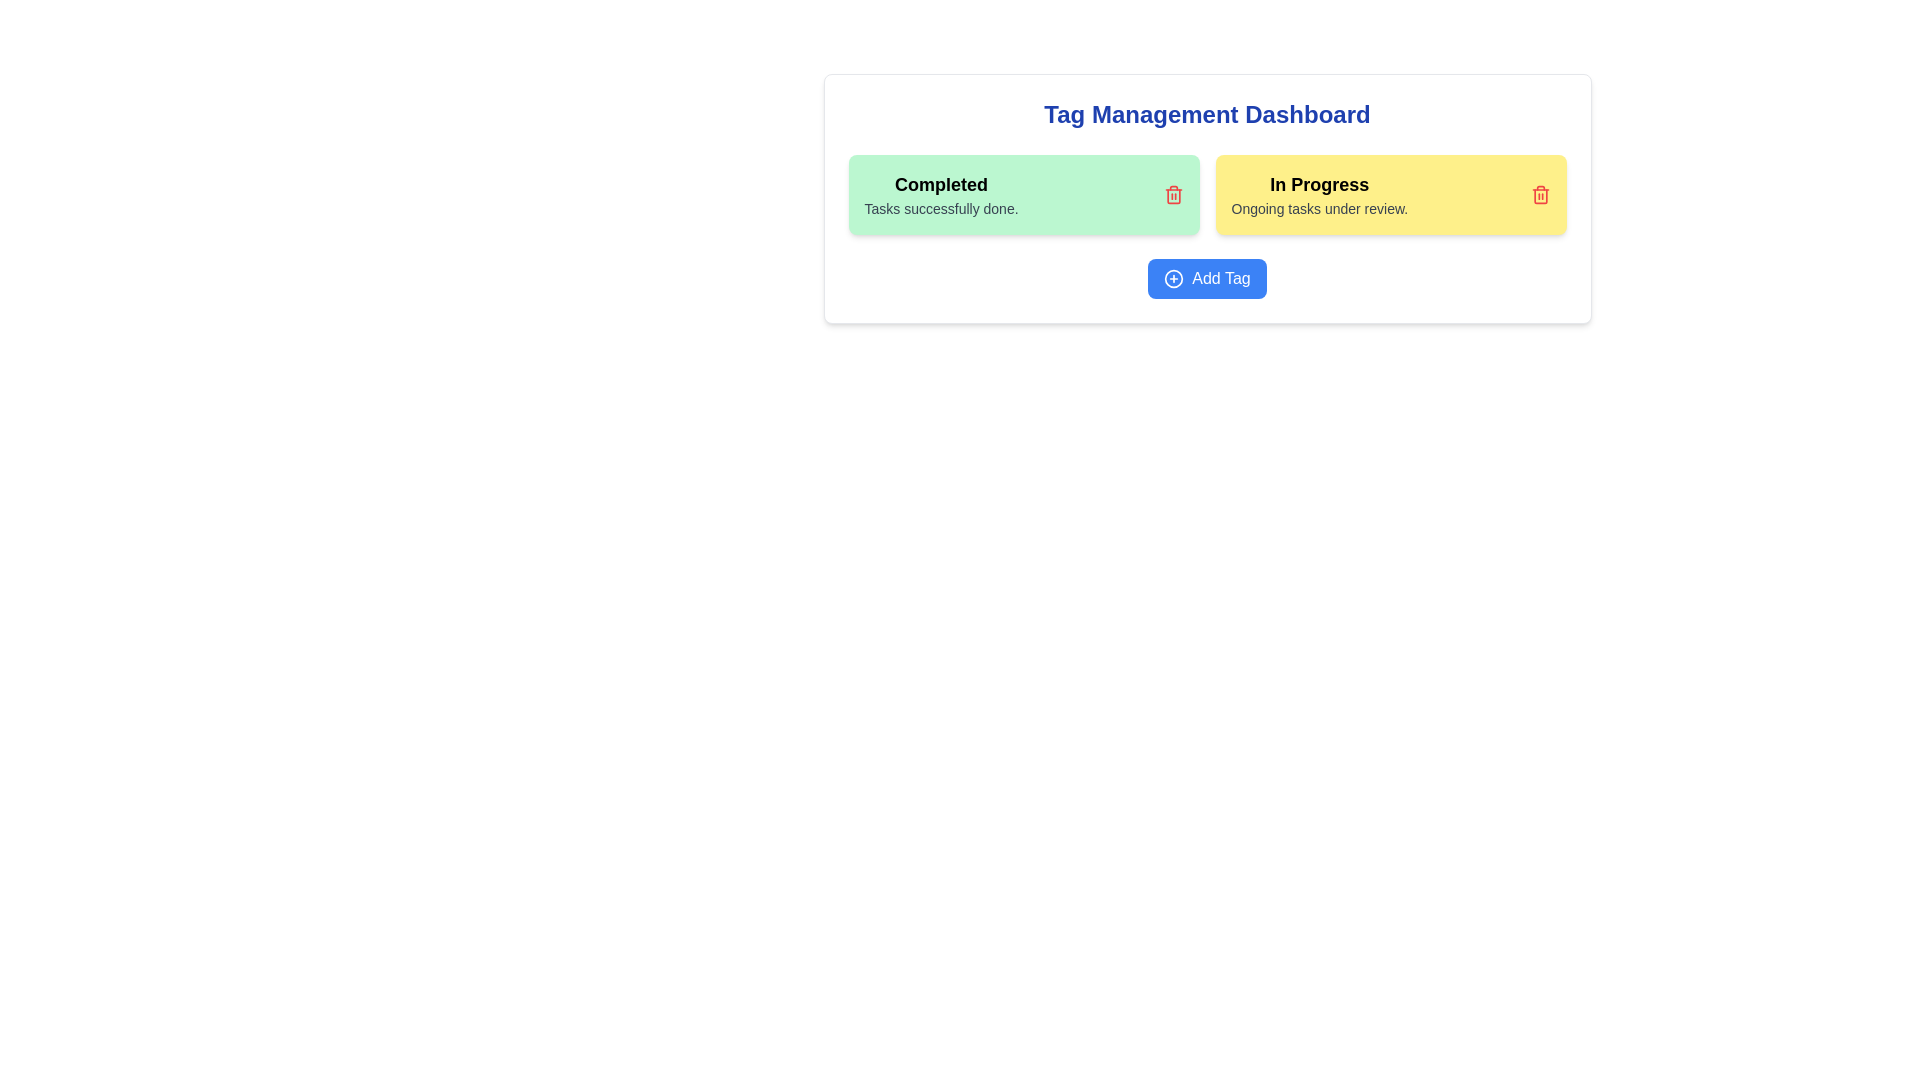 The image size is (1920, 1080). What do you see at coordinates (1206, 278) in the screenshot?
I see `the rectangular button with rounded corners, blue background, and white text labeled 'Add Tag'` at bounding box center [1206, 278].